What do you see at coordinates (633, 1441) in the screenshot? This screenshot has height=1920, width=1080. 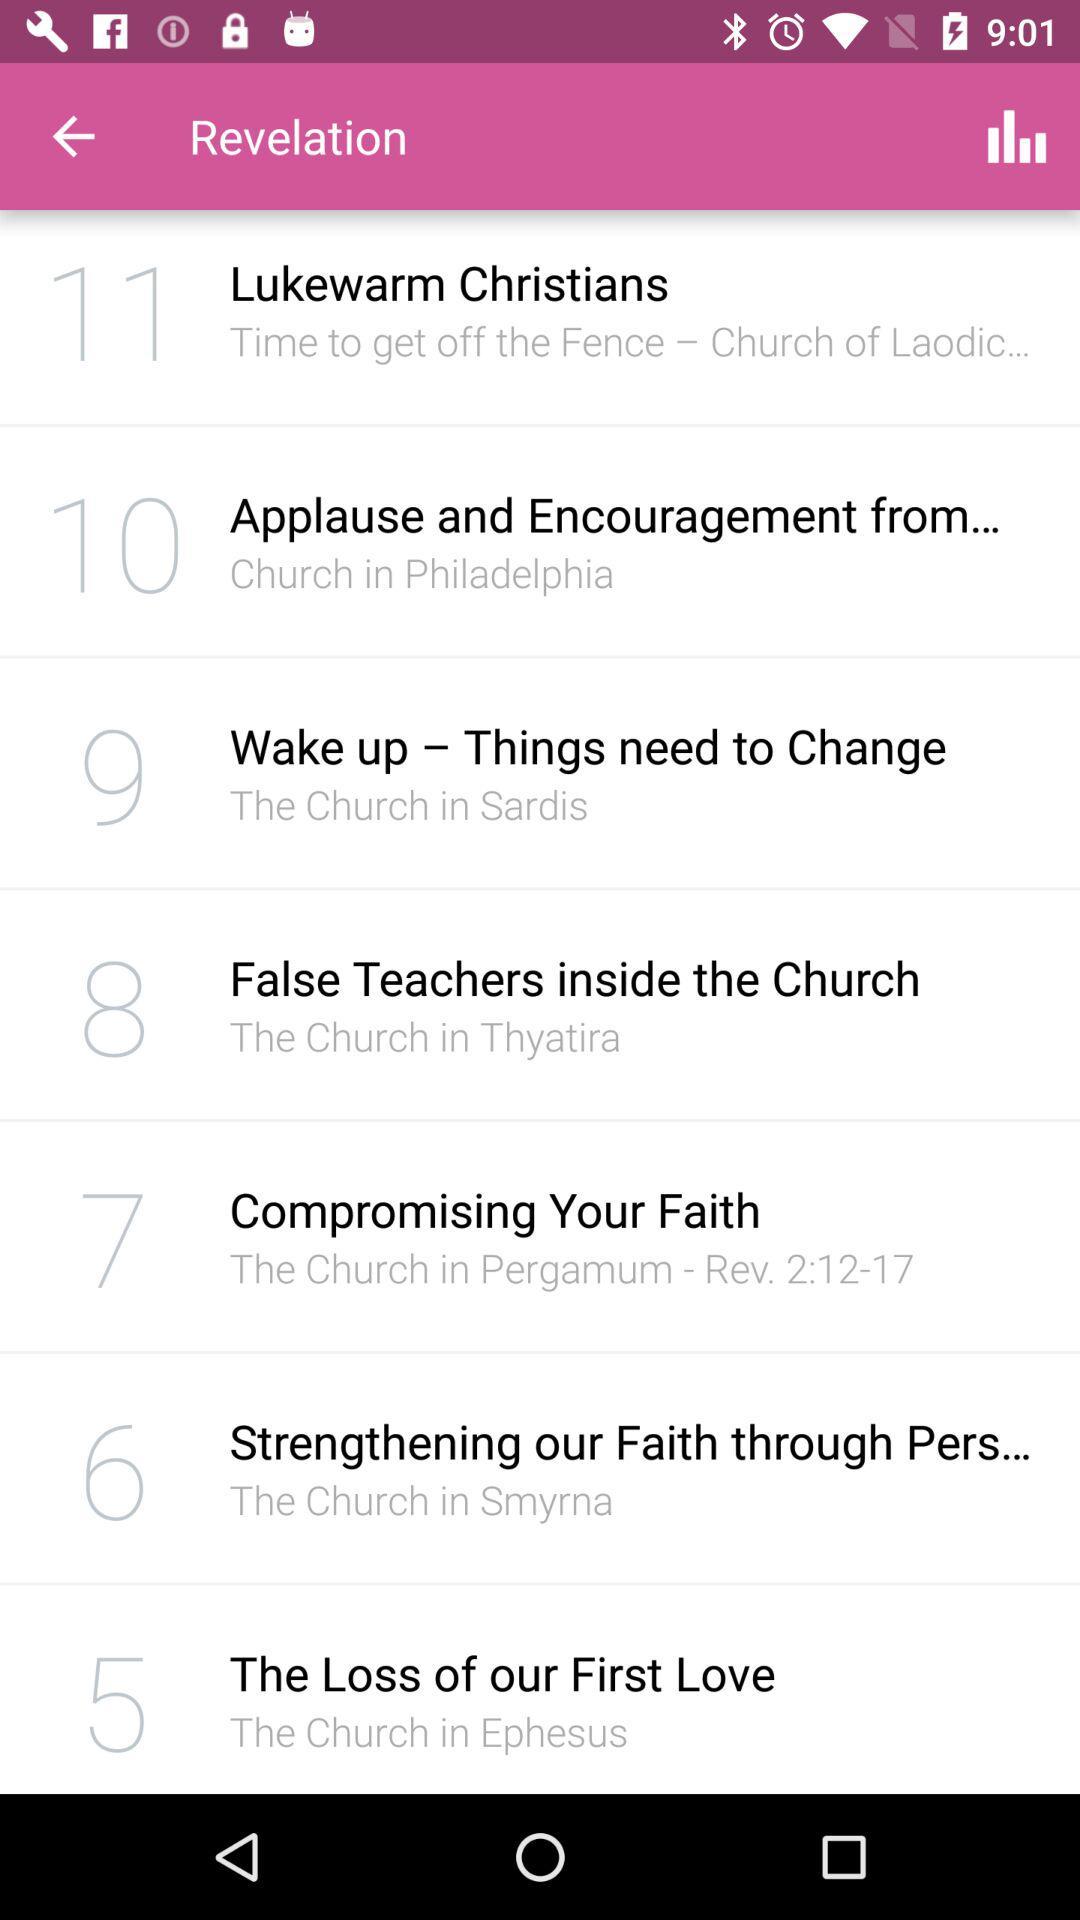 I see `the strengthening our faith icon` at bounding box center [633, 1441].